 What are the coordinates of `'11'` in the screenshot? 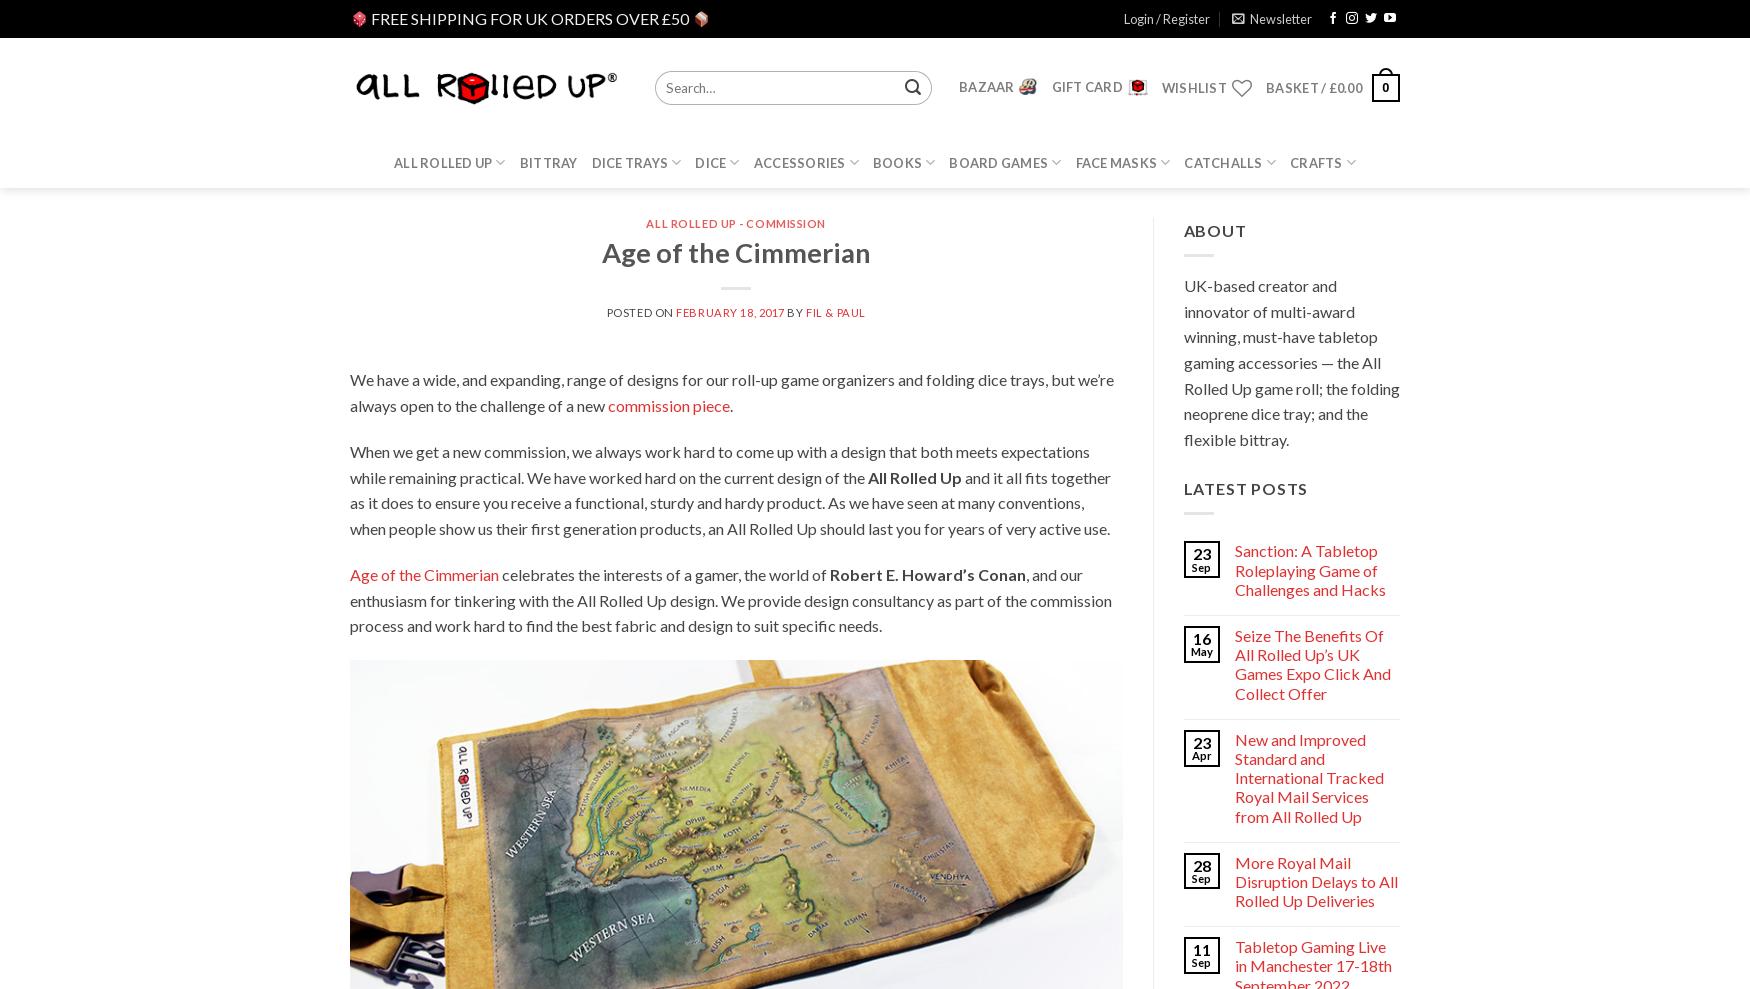 It's located at (1201, 949).